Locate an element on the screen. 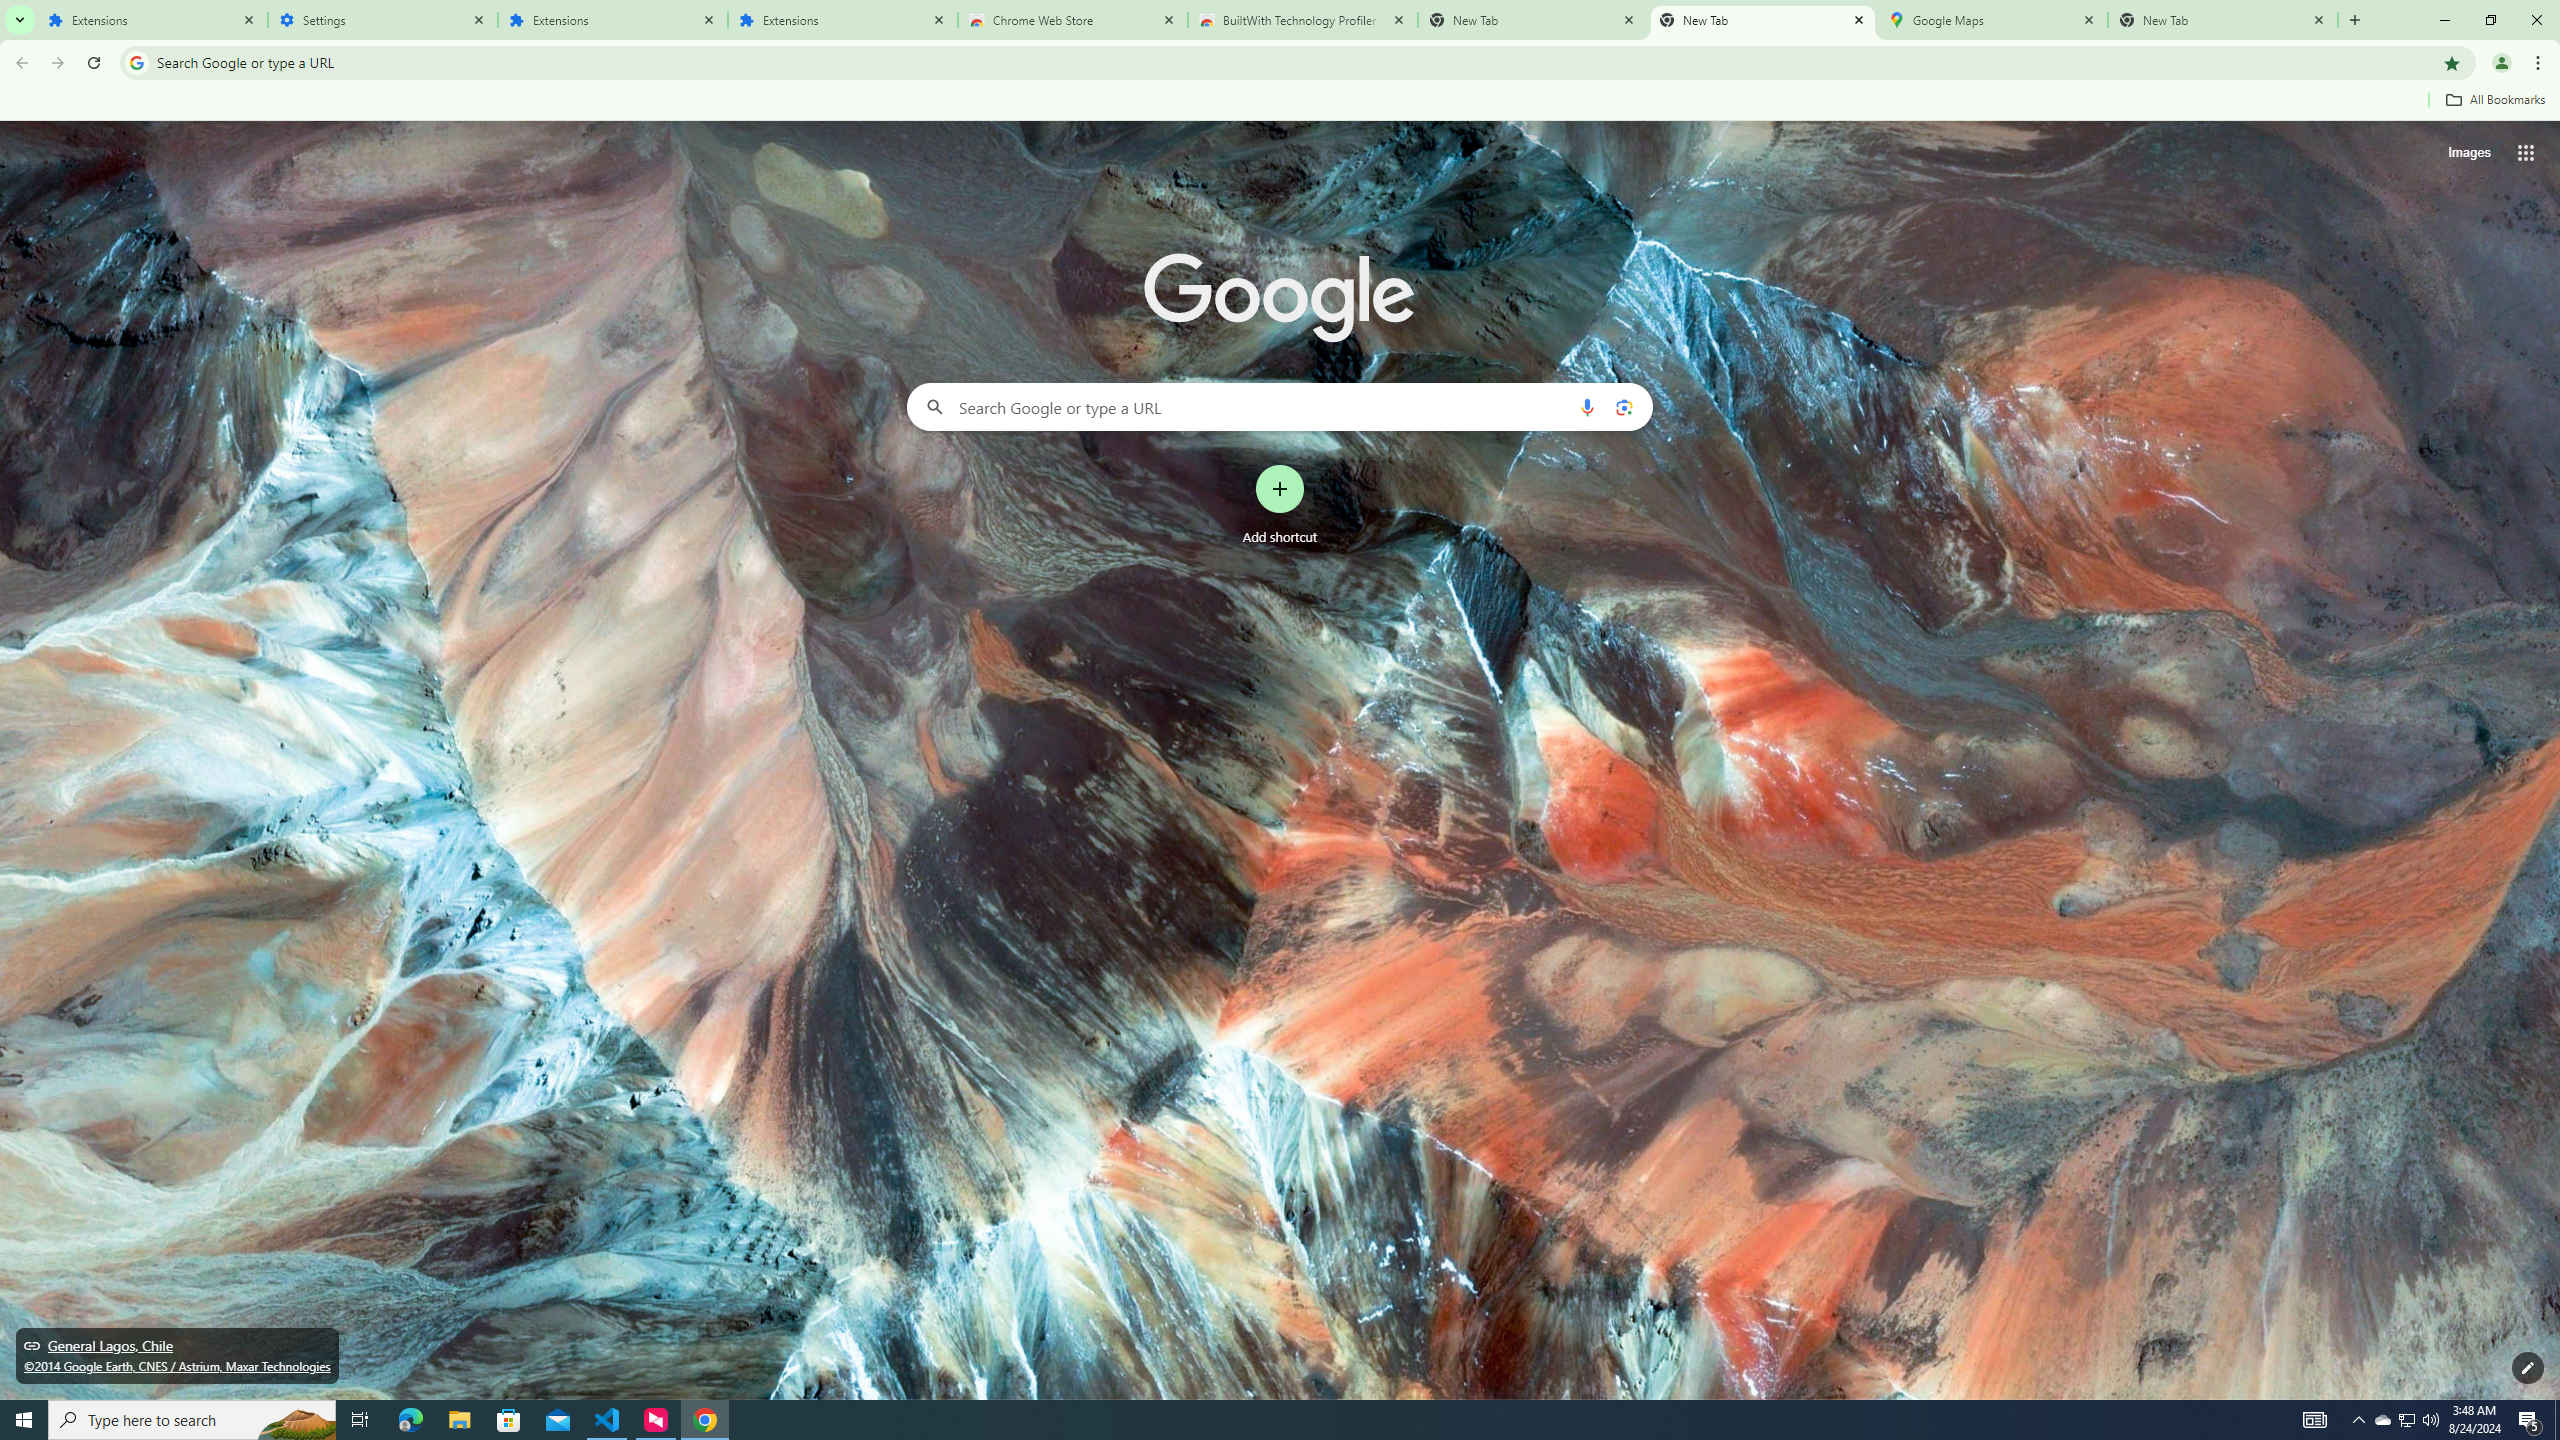 The height and width of the screenshot is (1440, 2560). 'Extensions' is located at coordinates (151, 19).